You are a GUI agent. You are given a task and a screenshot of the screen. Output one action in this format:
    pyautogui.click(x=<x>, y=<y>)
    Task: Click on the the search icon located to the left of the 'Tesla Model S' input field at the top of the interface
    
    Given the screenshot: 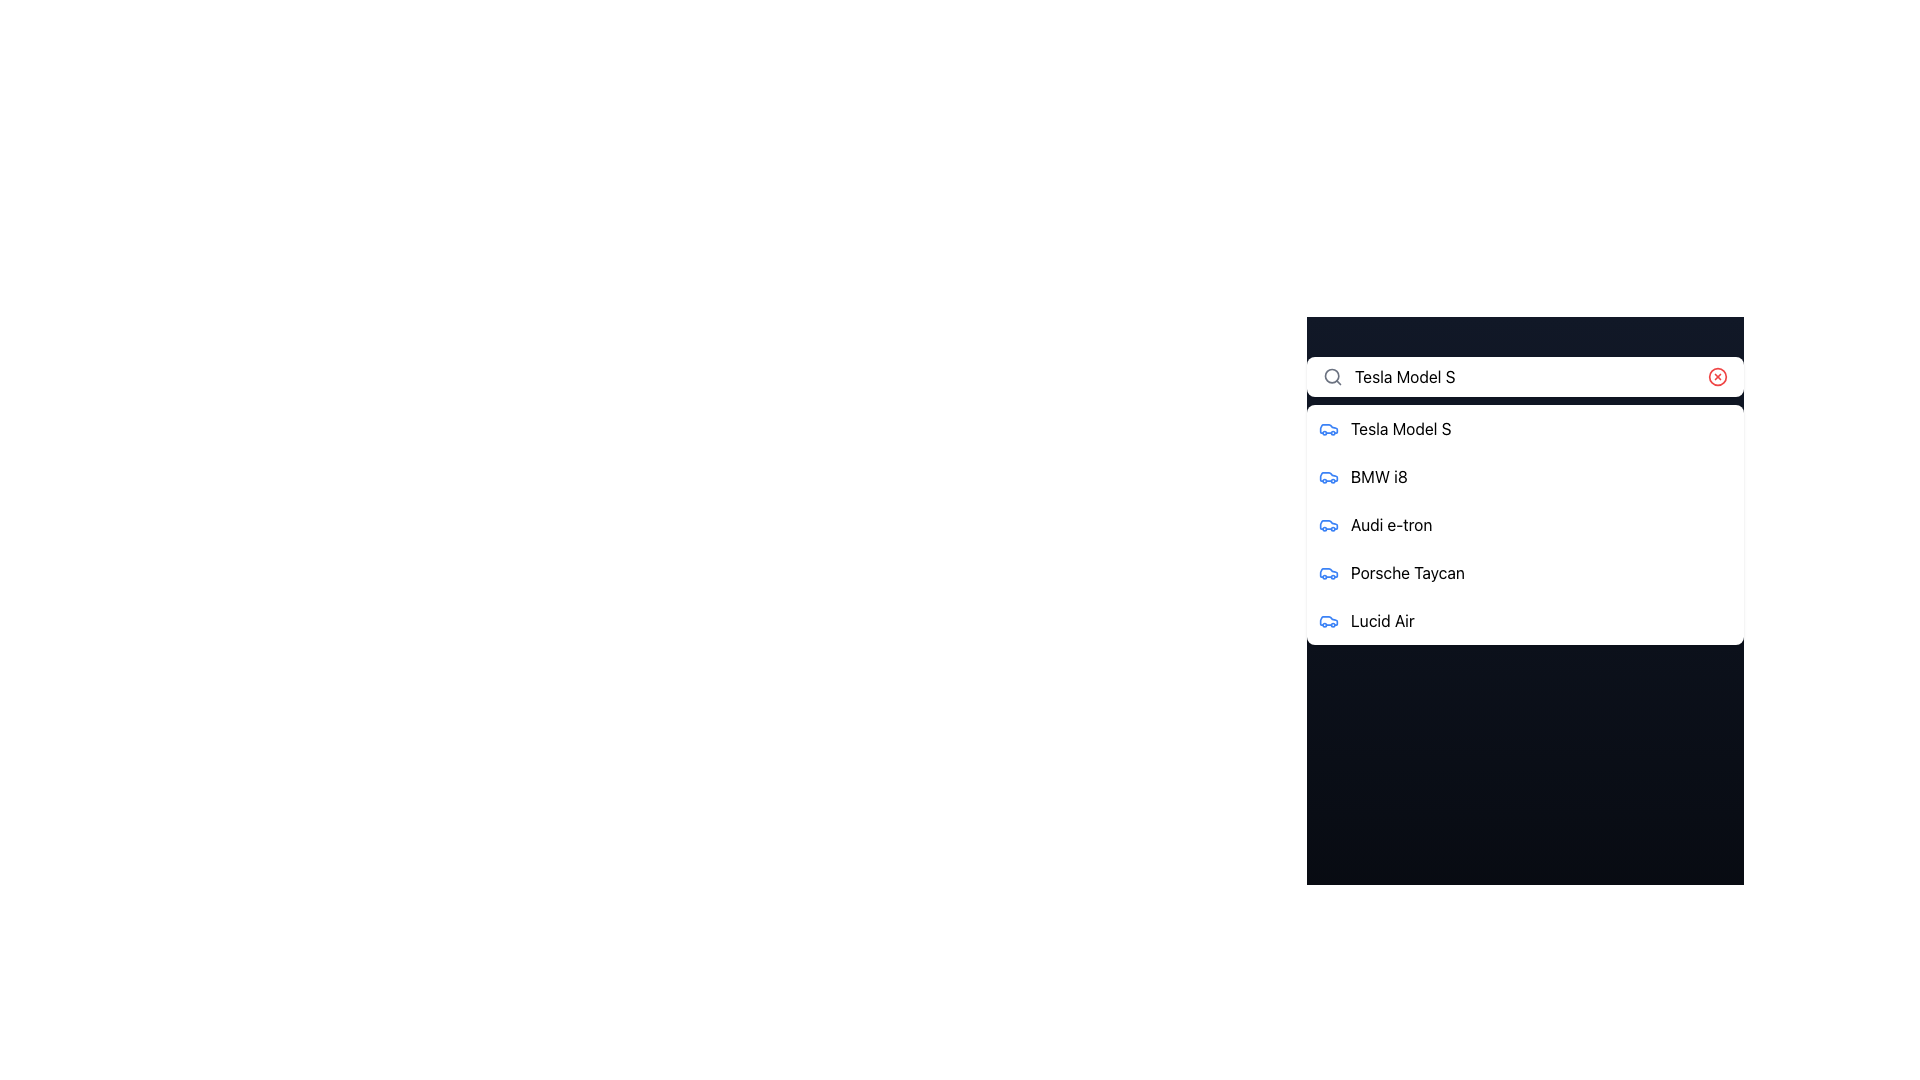 What is the action you would take?
    pyautogui.click(x=1333, y=377)
    